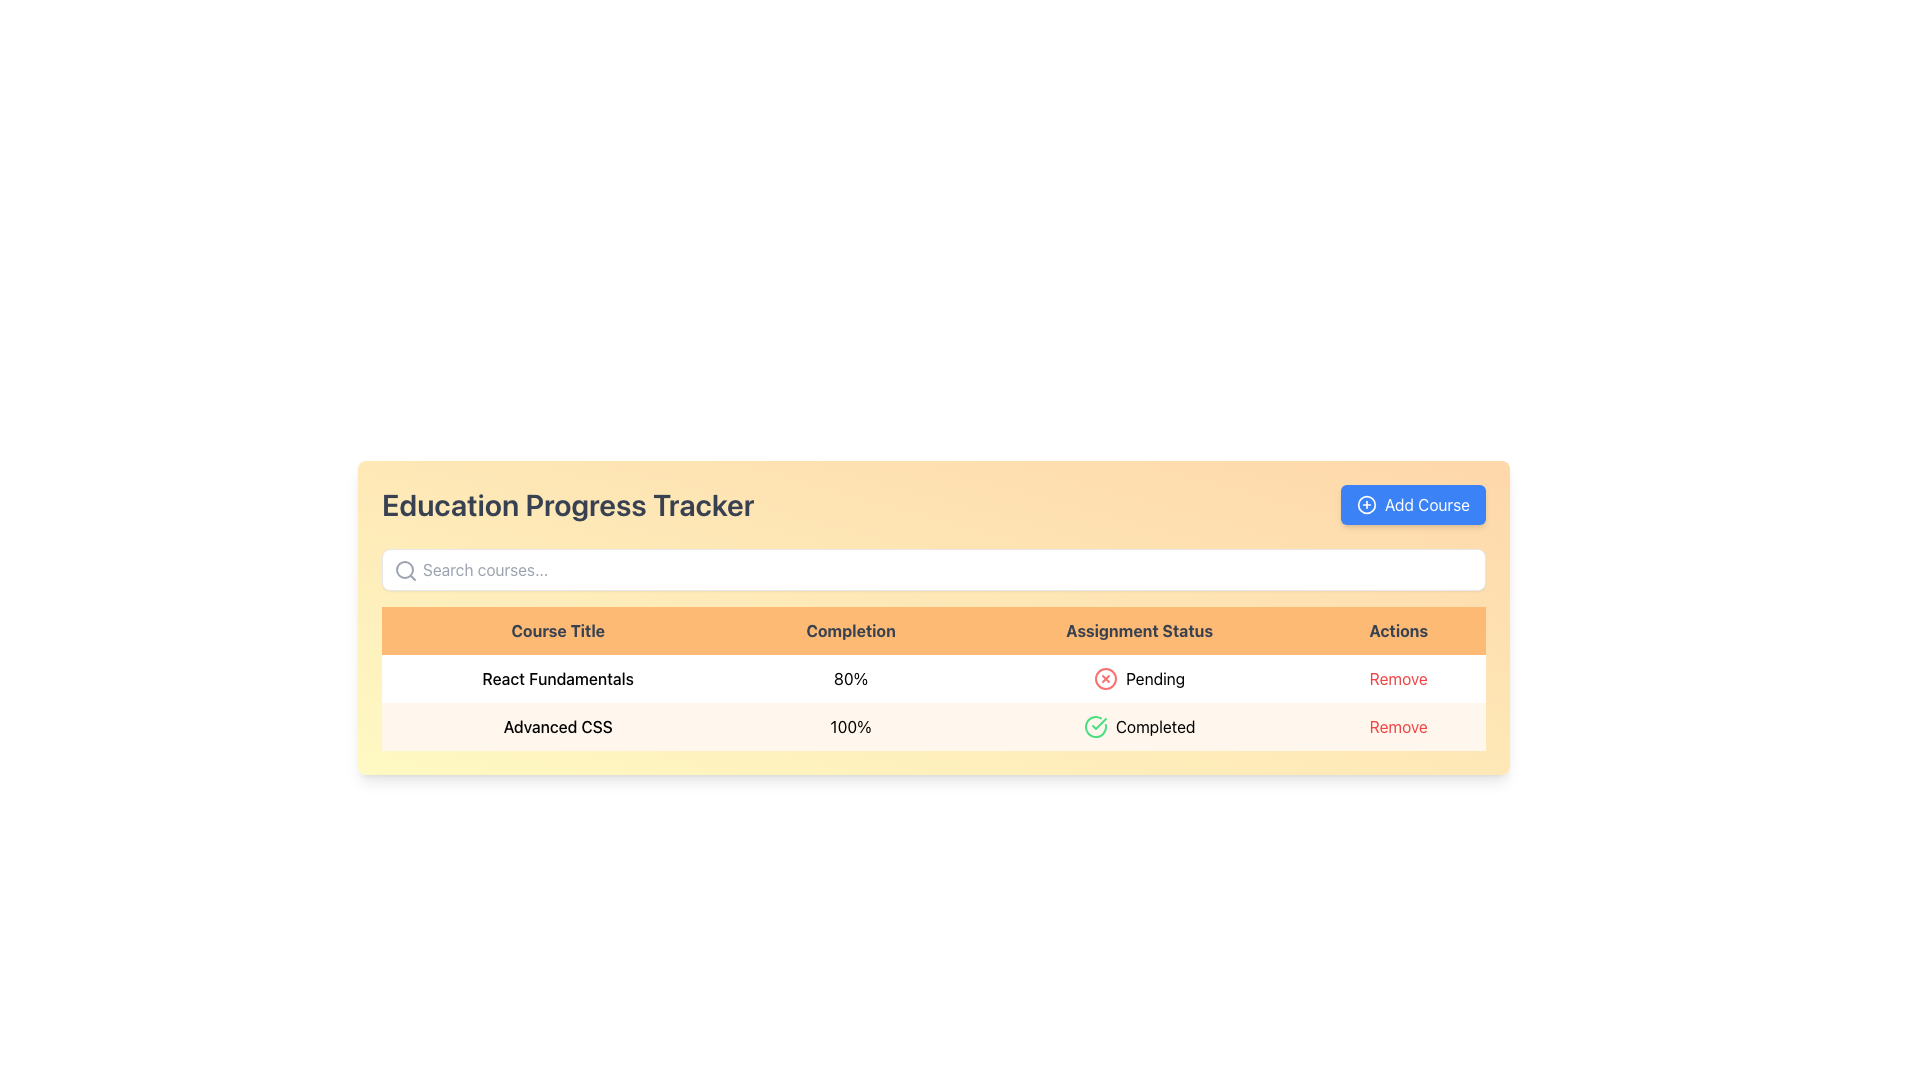  Describe the element at coordinates (1397, 726) in the screenshot. I see `the interactive button-like link in the last cell of the second row under the 'Actions' column to initiate the removal action for the 'Advanced CSS' course` at that location.